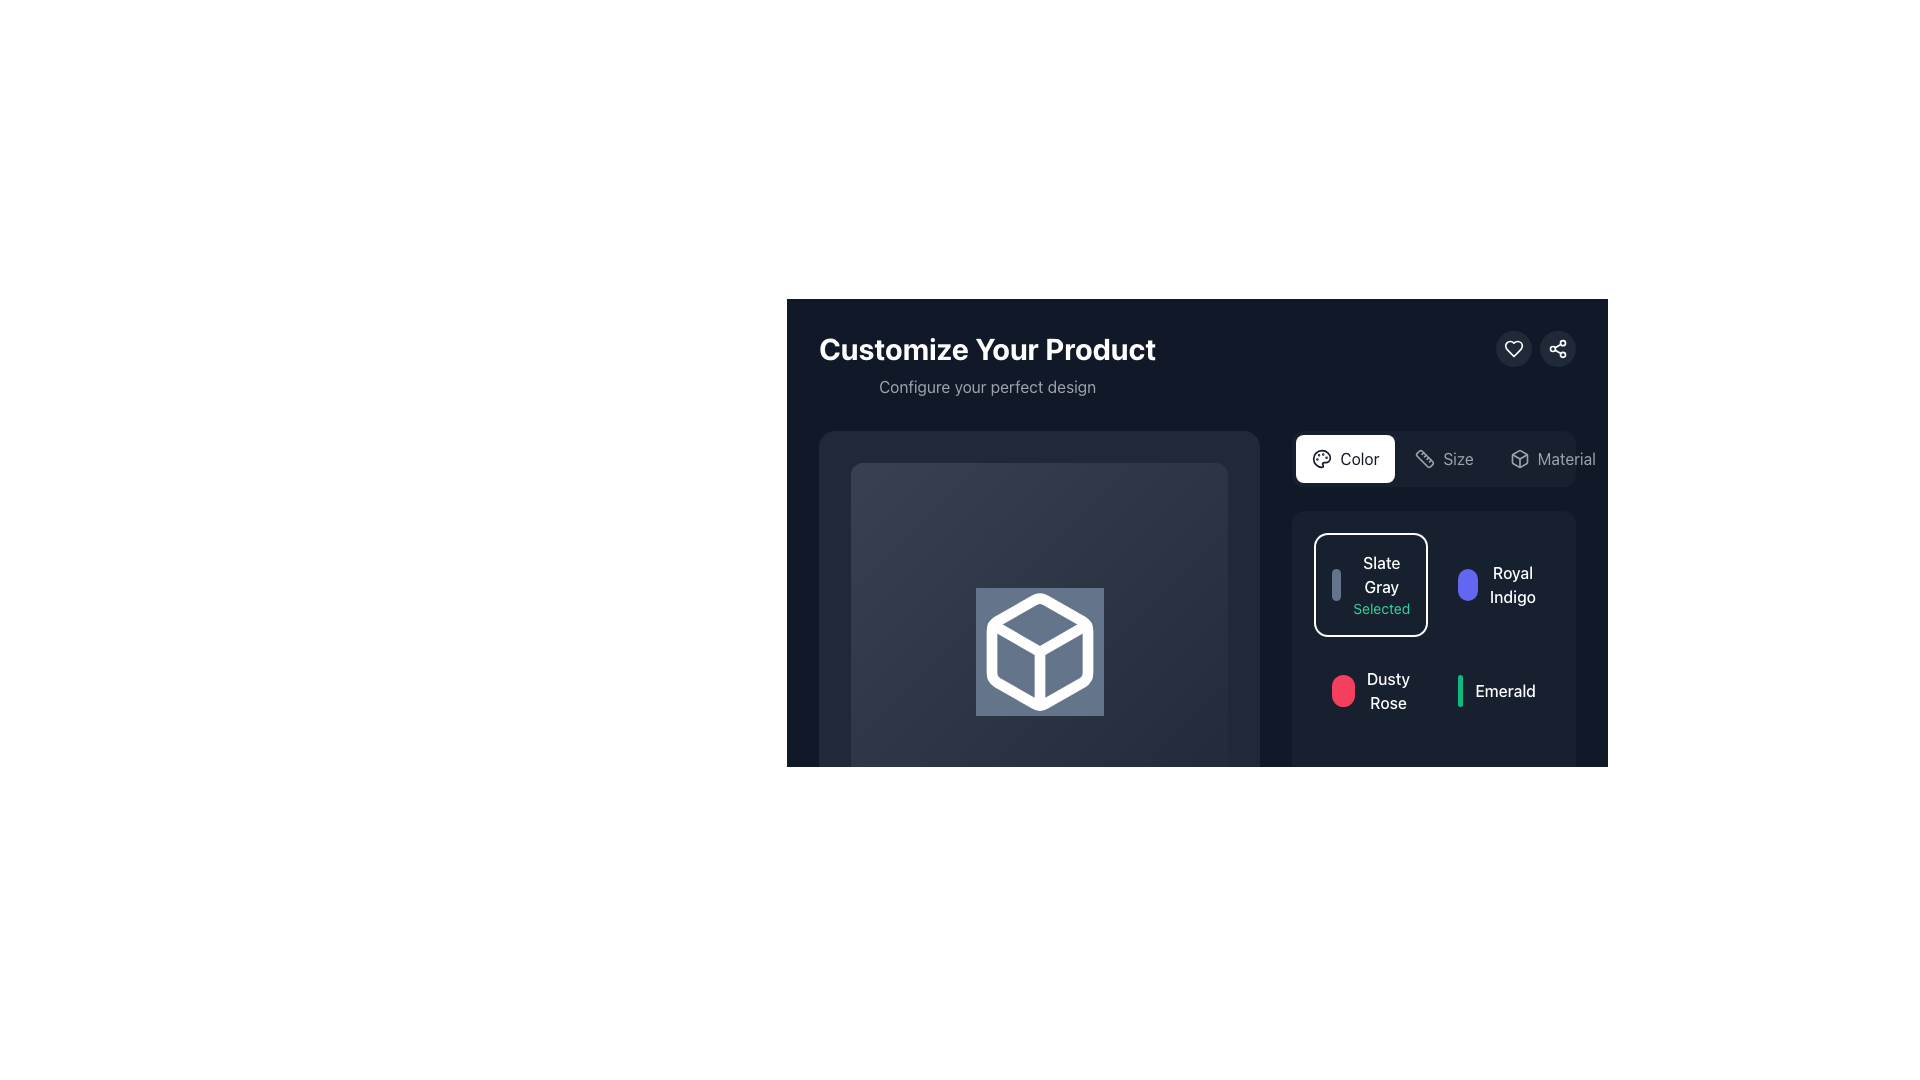  I want to click on the selectable option with a dark background and the text 'Emerald' featuring a green circular icon on the left, so click(1497, 689).